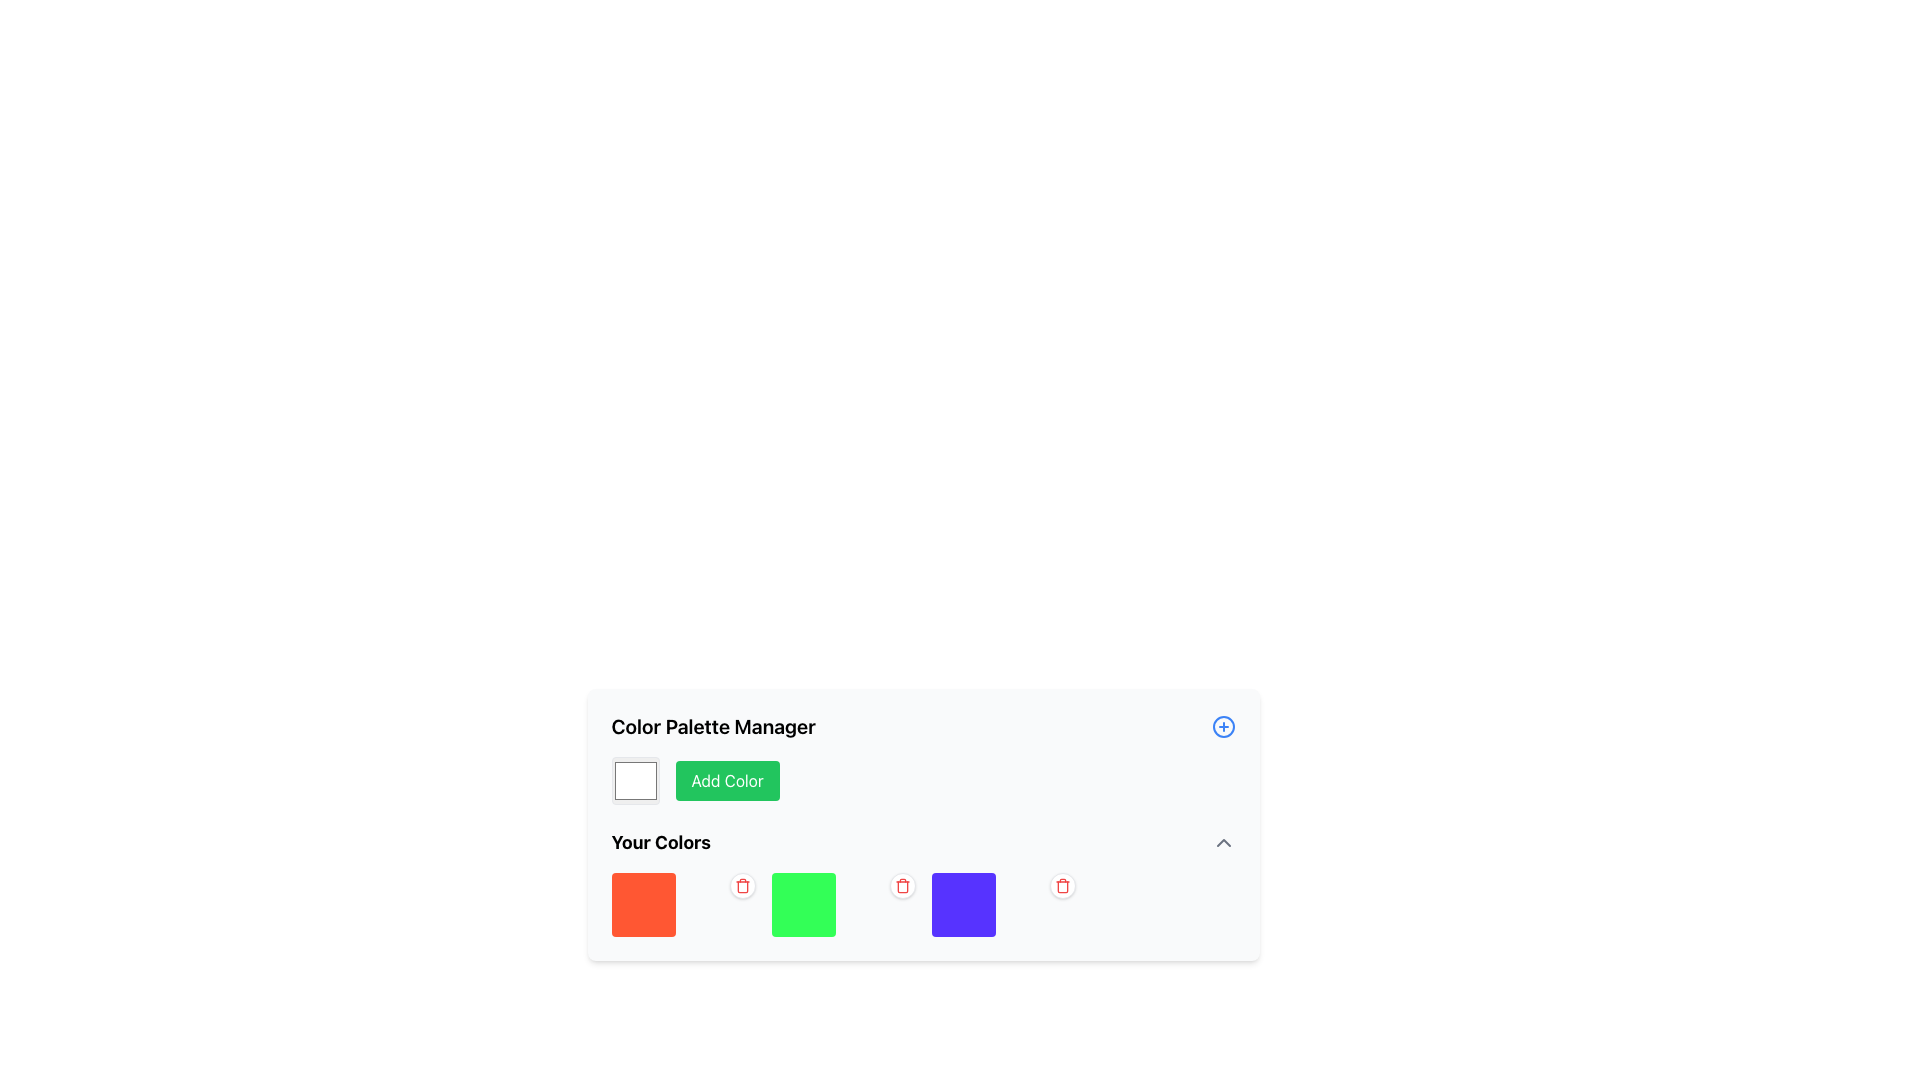 Image resolution: width=1920 pixels, height=1080 pixels. Describe the element at coordinates (1222, 726) in the screenshot. I see `the circular outline Graphical Icon Component with a blue border, which is part of a plus icon and located at the far right of the interface section above the list of colored blocks` at that location.